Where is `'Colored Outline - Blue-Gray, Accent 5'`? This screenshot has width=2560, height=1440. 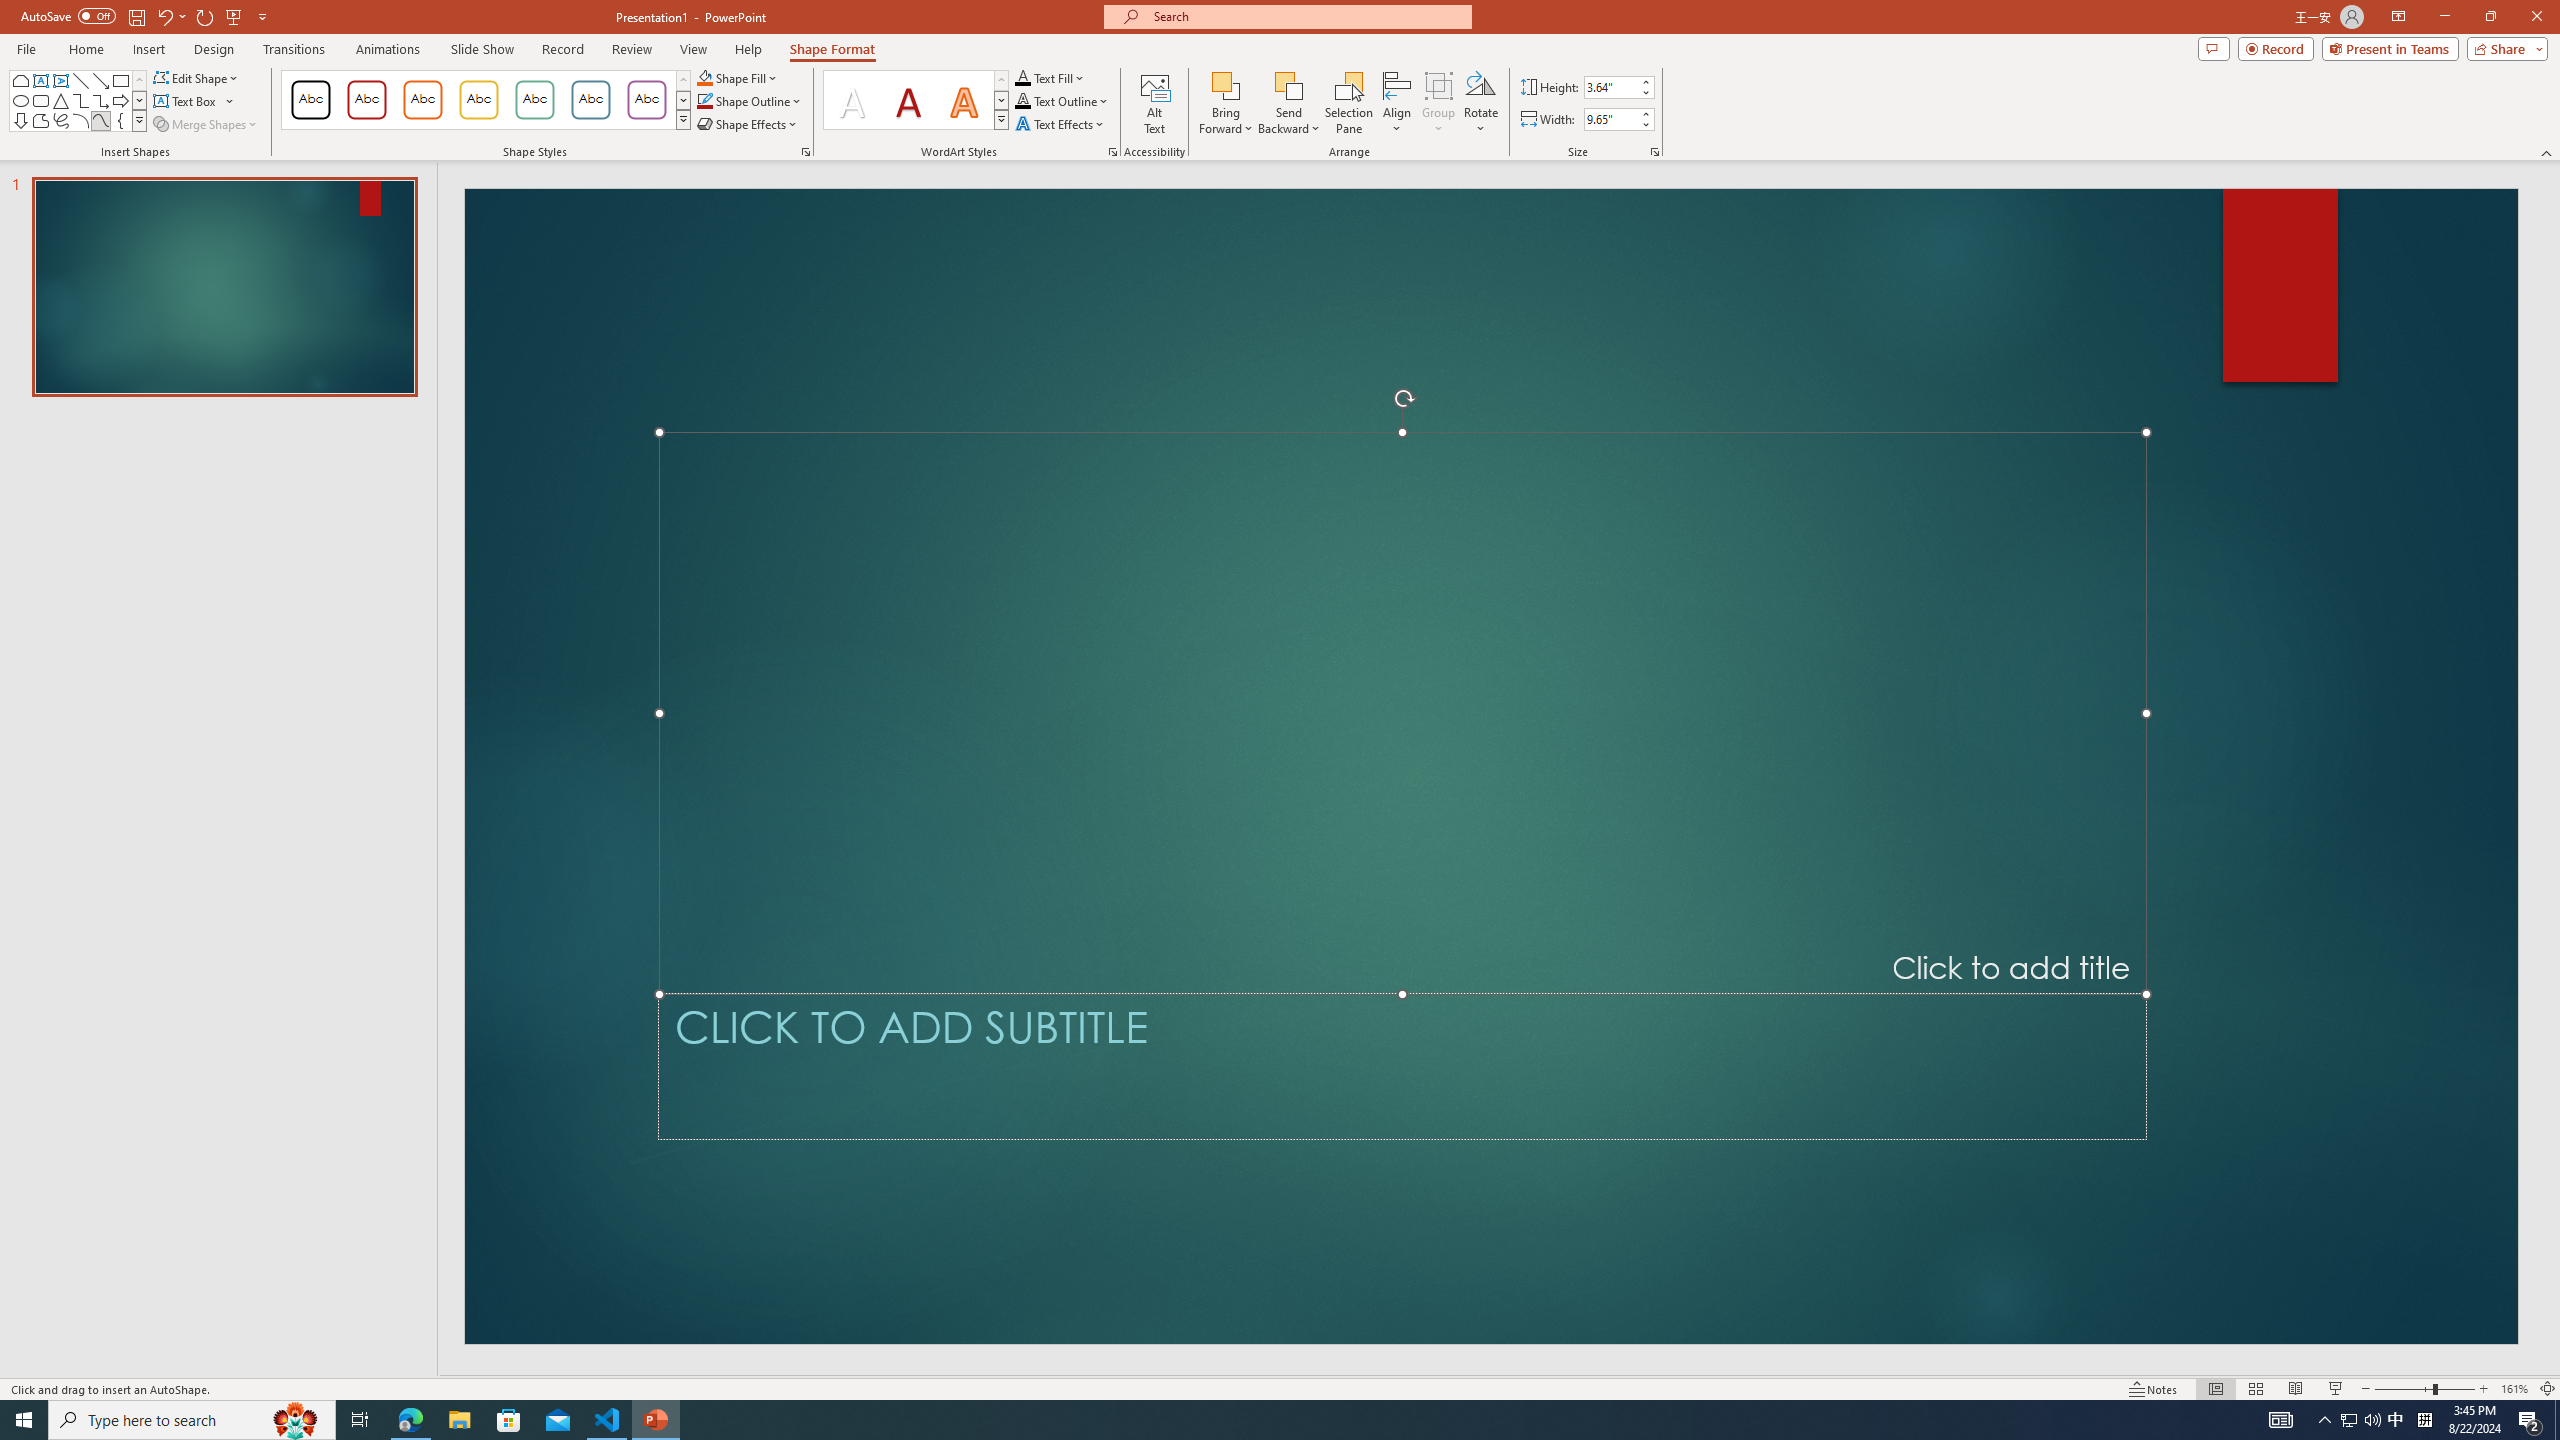 'Colored Outline - Blue-Gray, Accent 5' is located at coordinates (591, 99).